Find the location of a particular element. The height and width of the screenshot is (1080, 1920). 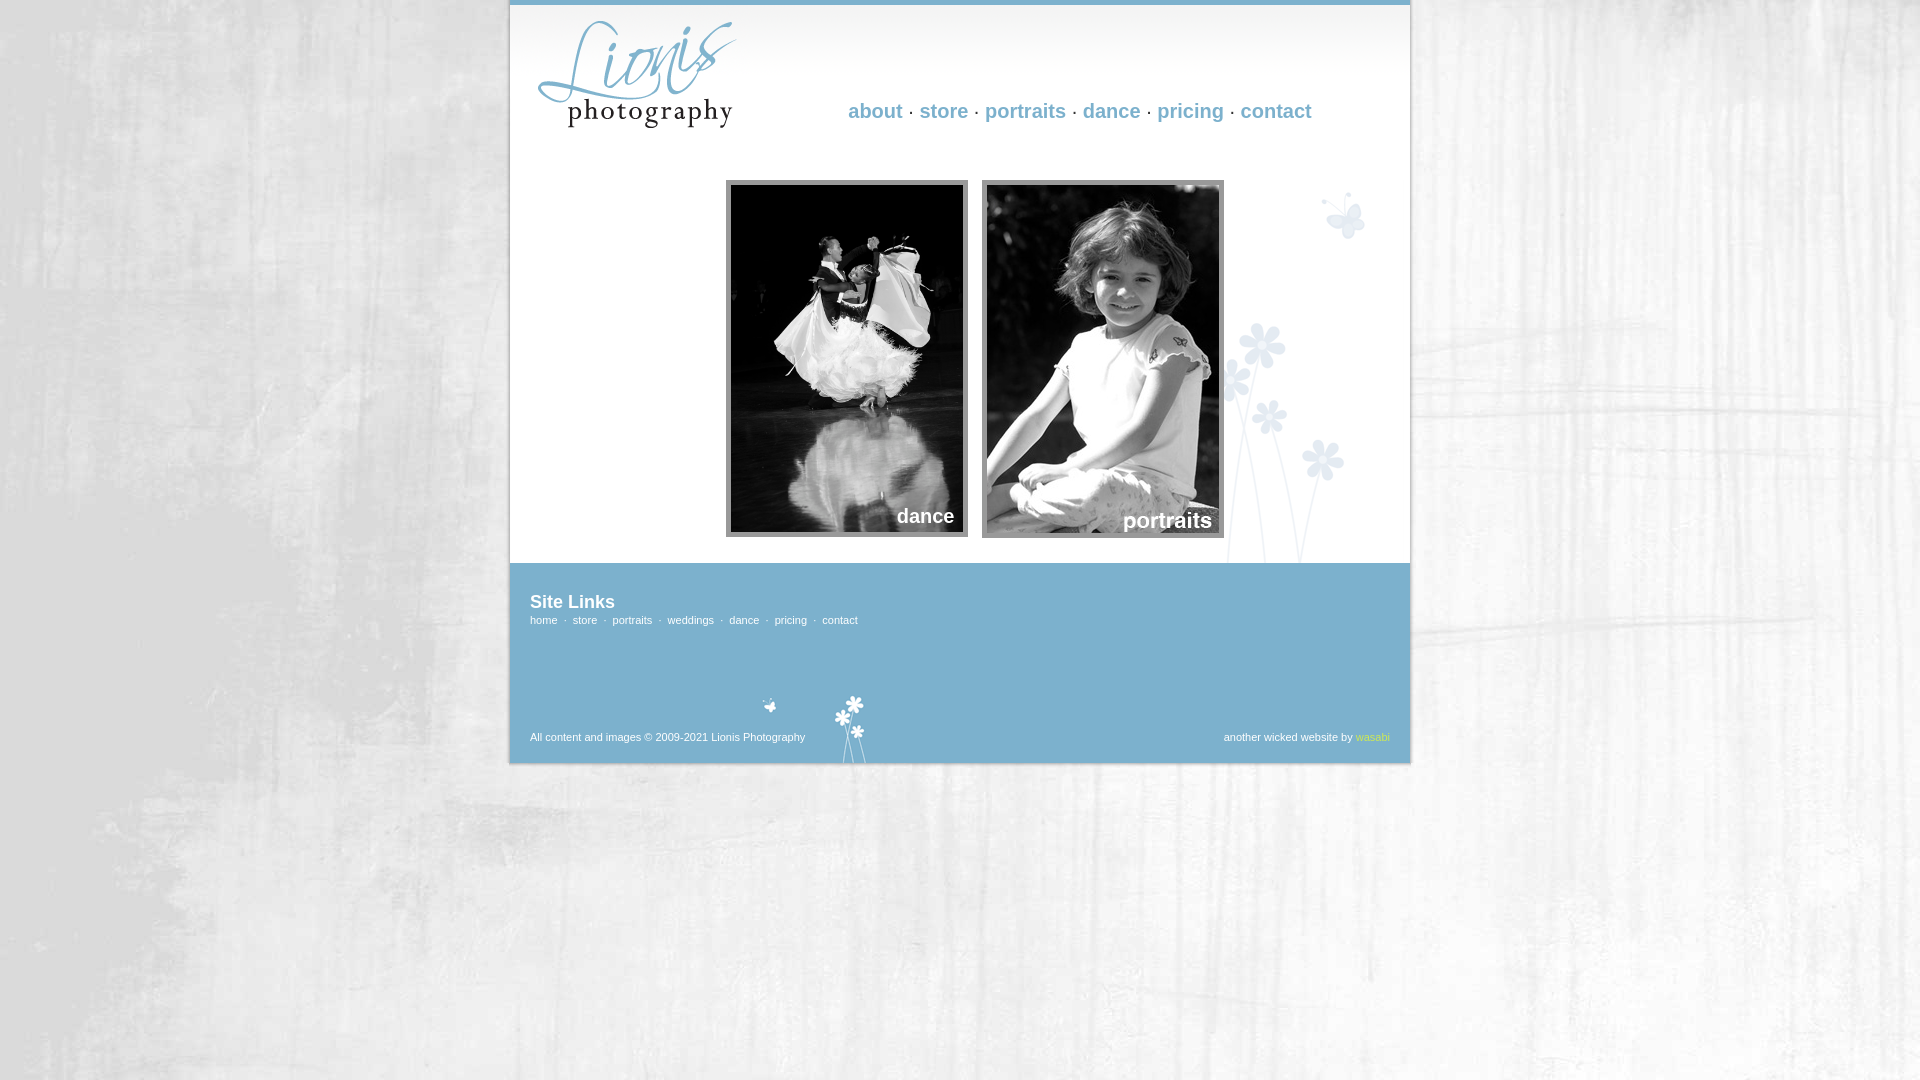

'contact' is located at coordinates (839, 619).